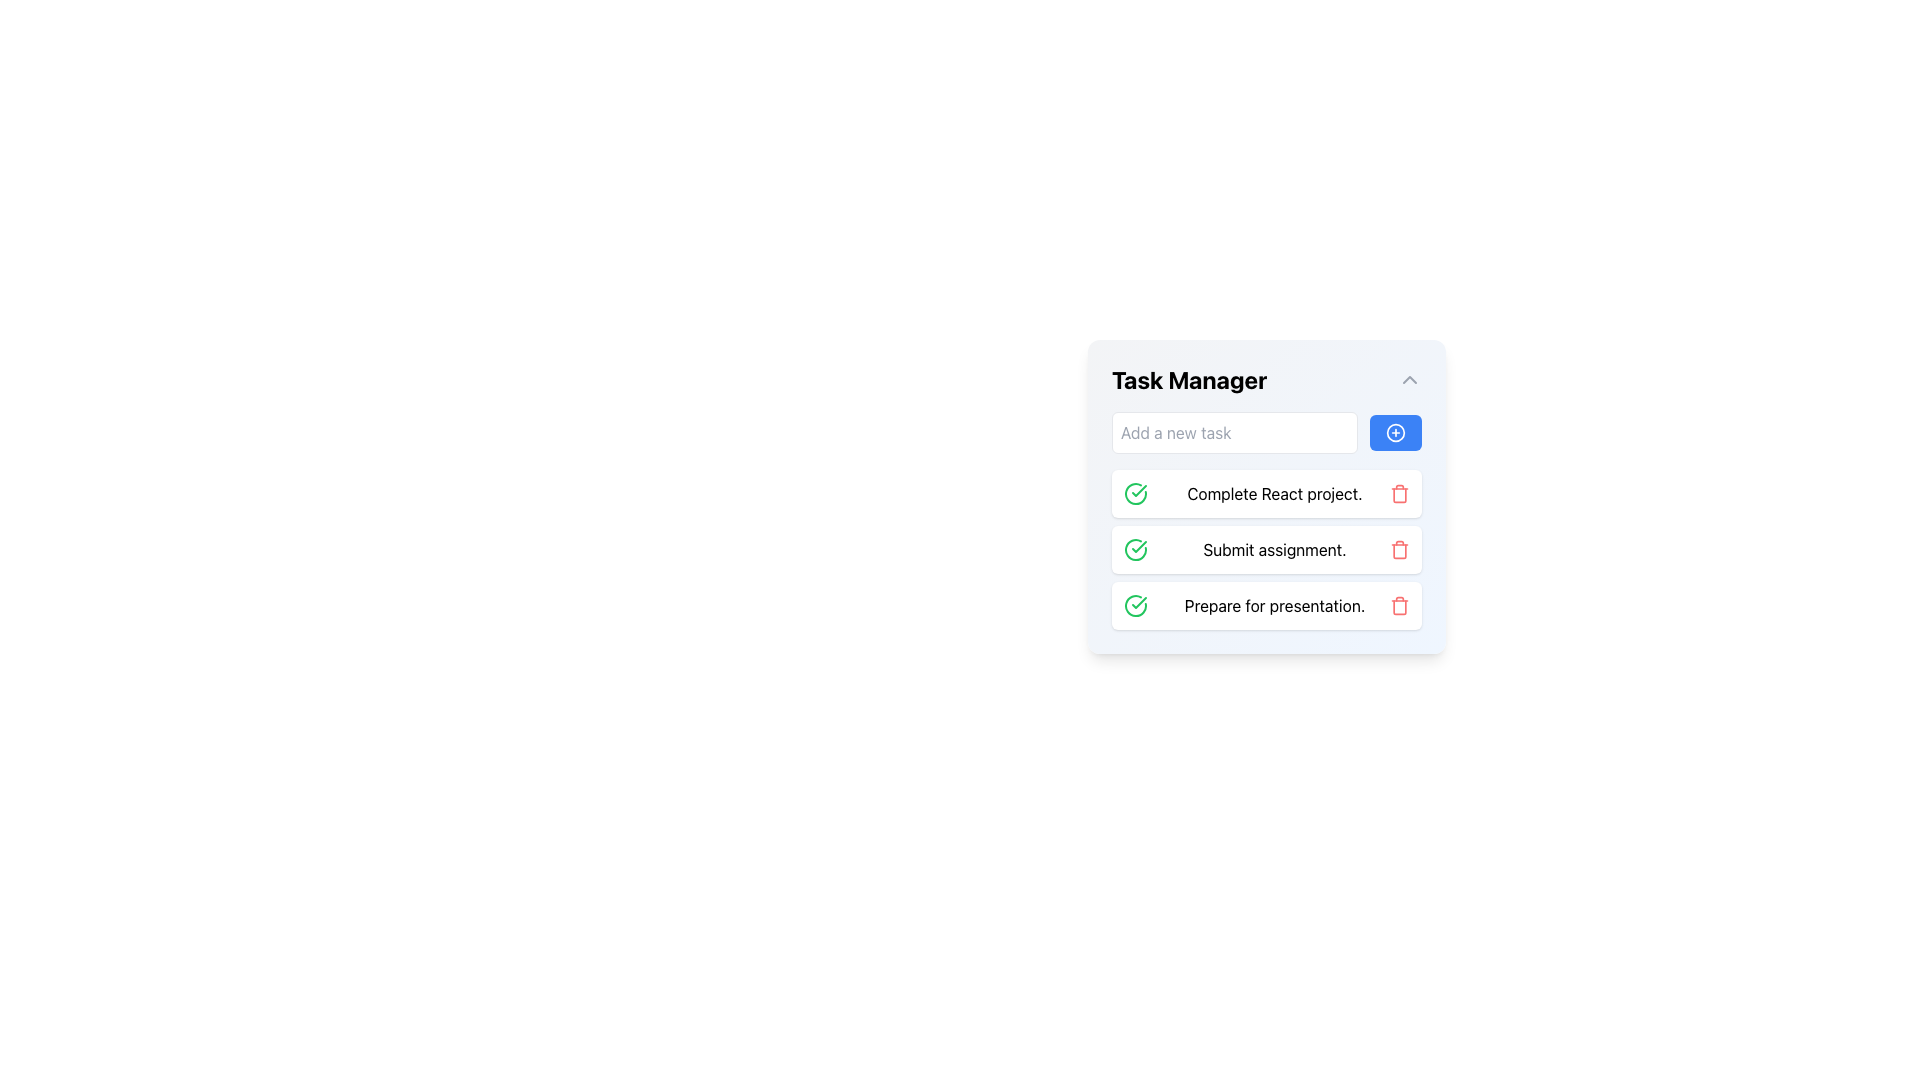  Describe the element at coordinates (1399, 493) in the screenshot. I see `the red trash can icon located at the right end of the task item titled 'Complete React project'` at that location.